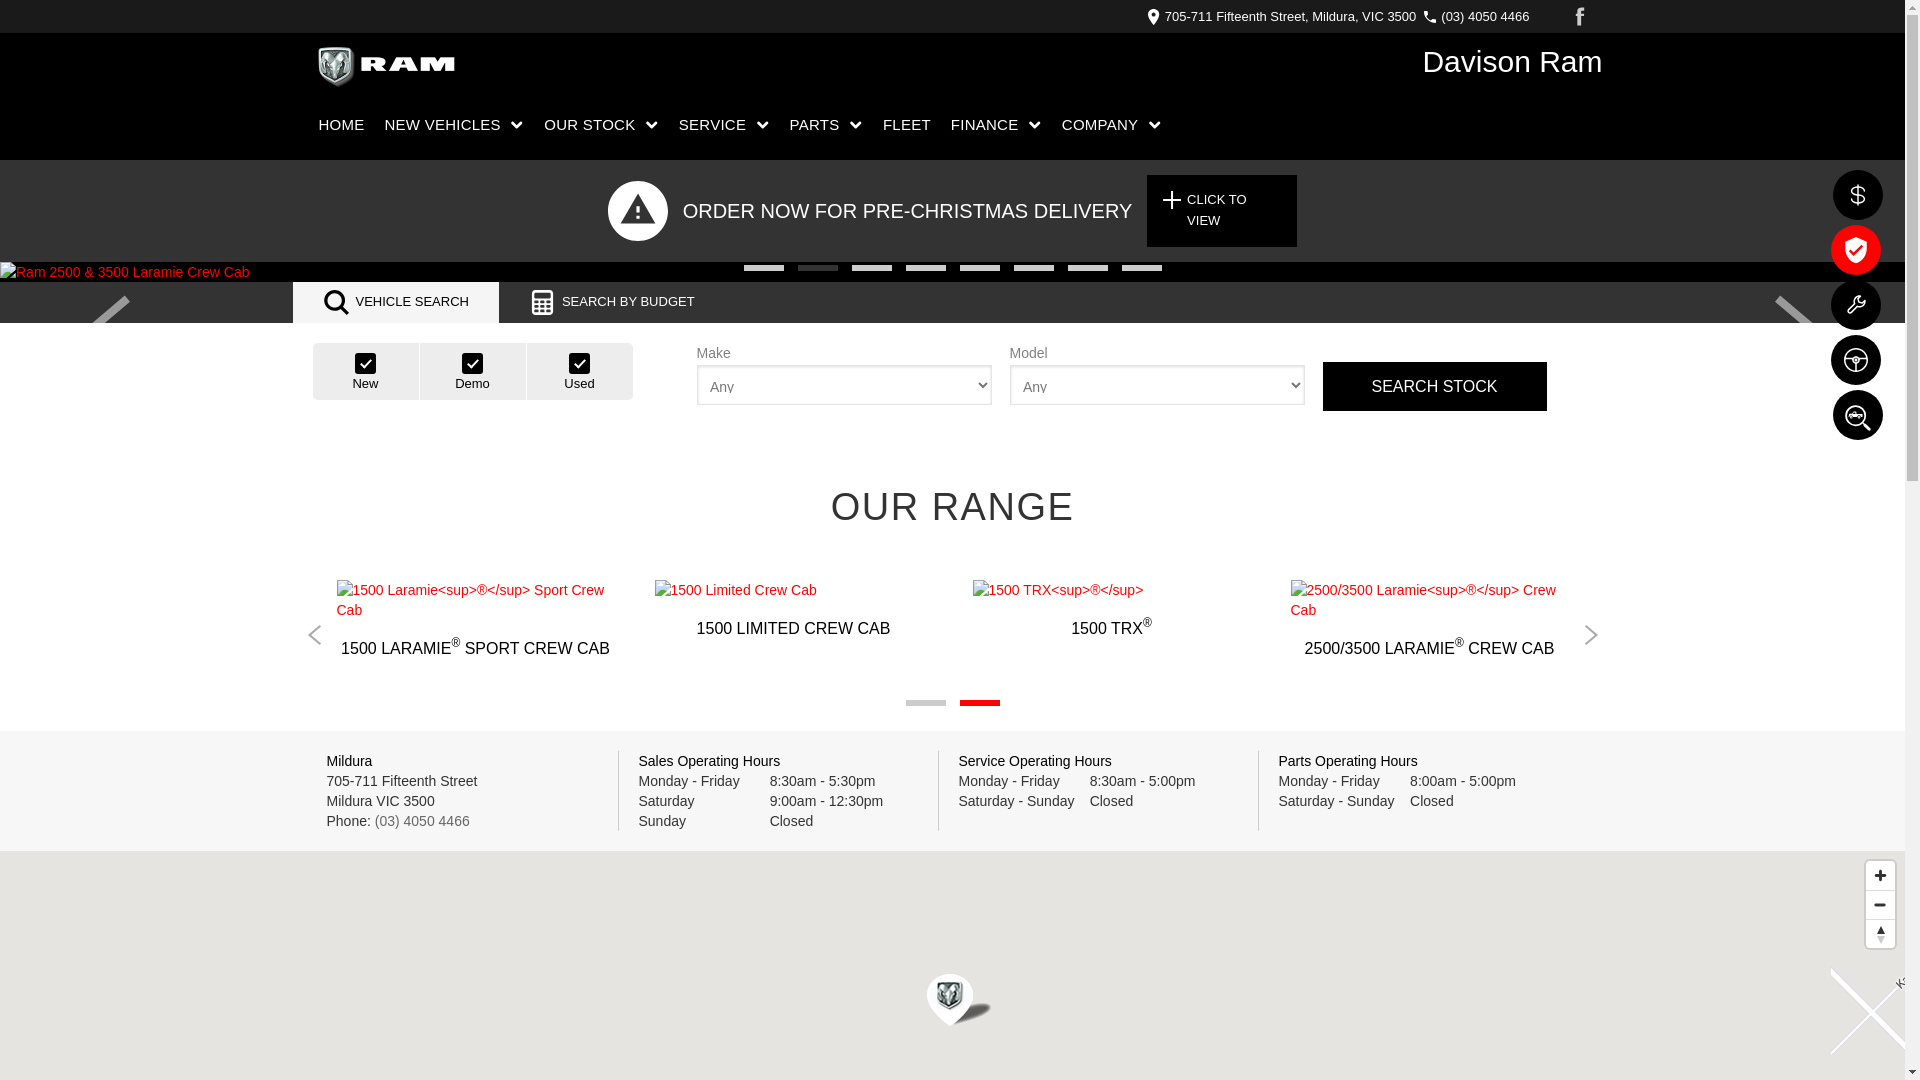 The image size is (1920, 1080). Describe the element at coordinates (940, 124) in the screenshot. I see `'FINANCE'` at that location.